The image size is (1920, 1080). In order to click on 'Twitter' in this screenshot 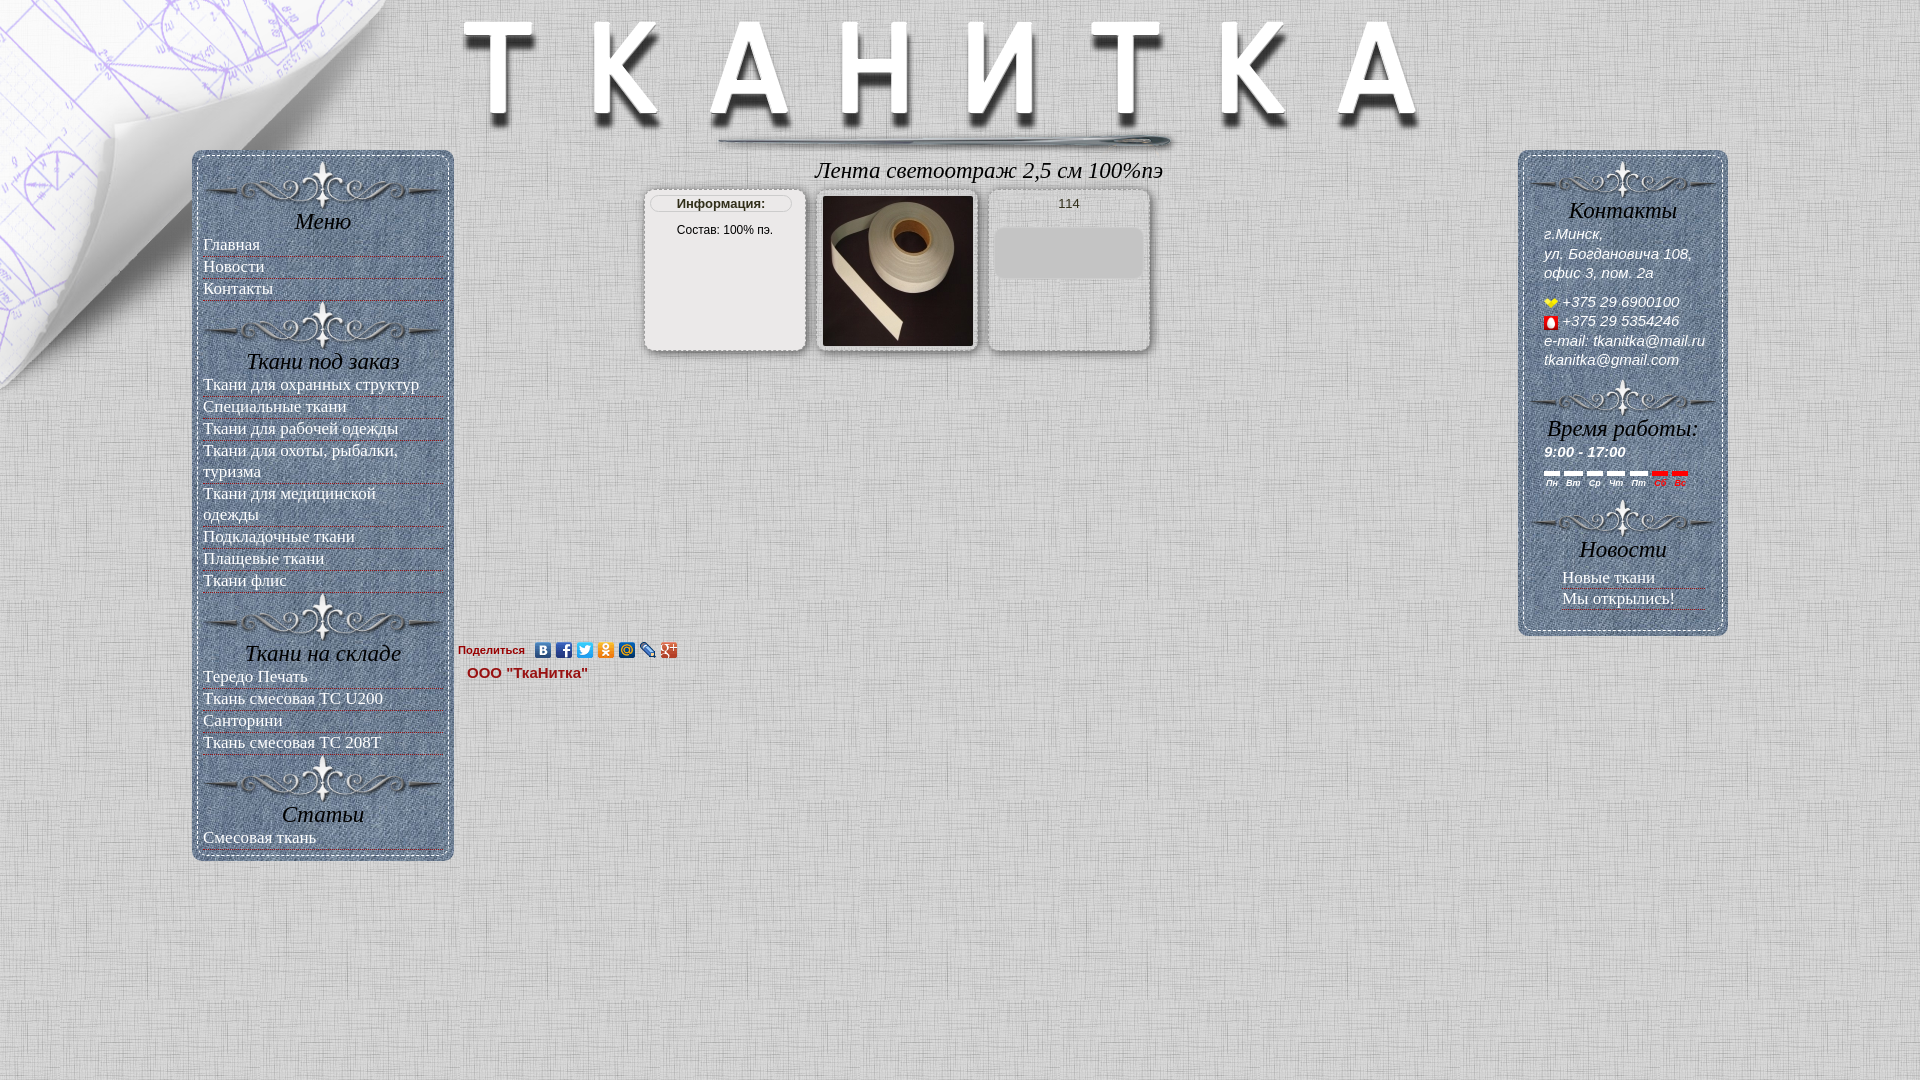, I will do `click(574, 650)`.